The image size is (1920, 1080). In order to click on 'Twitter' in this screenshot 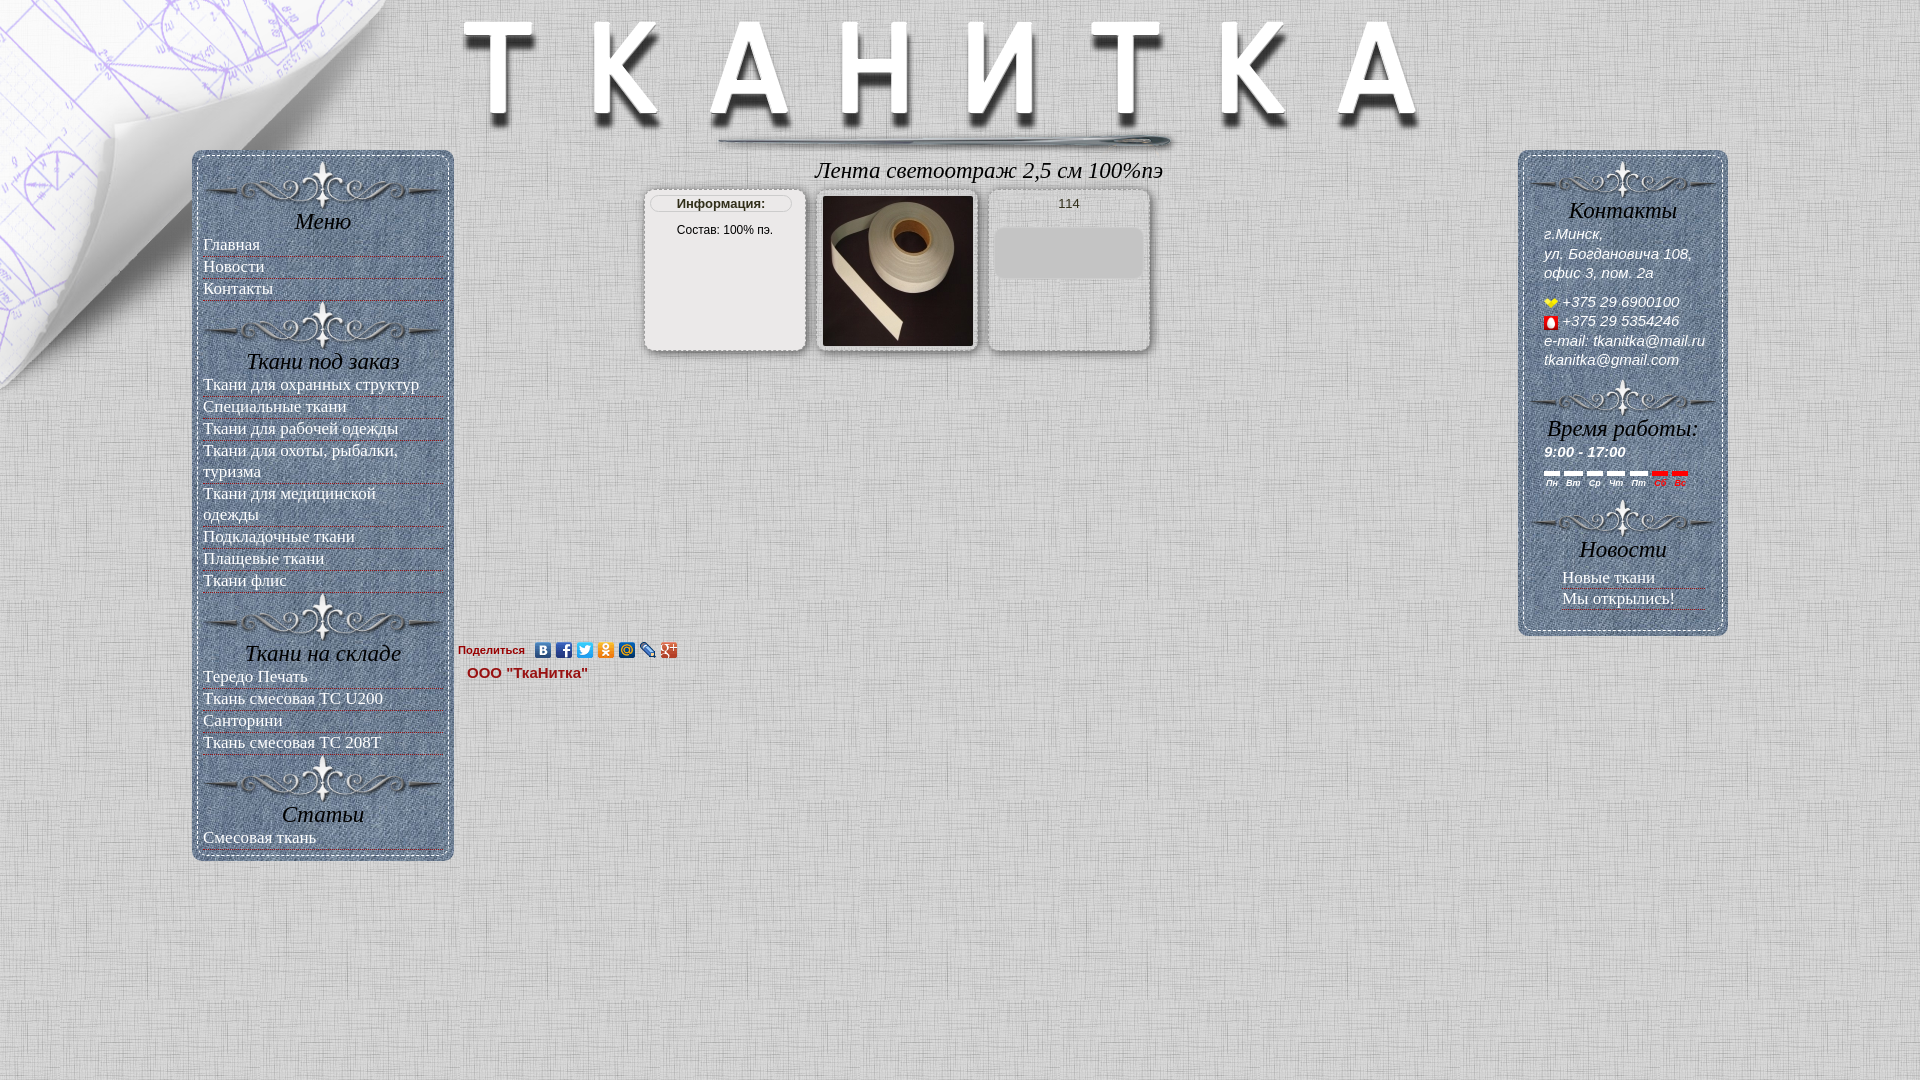, I will do `click(574, 650)`.